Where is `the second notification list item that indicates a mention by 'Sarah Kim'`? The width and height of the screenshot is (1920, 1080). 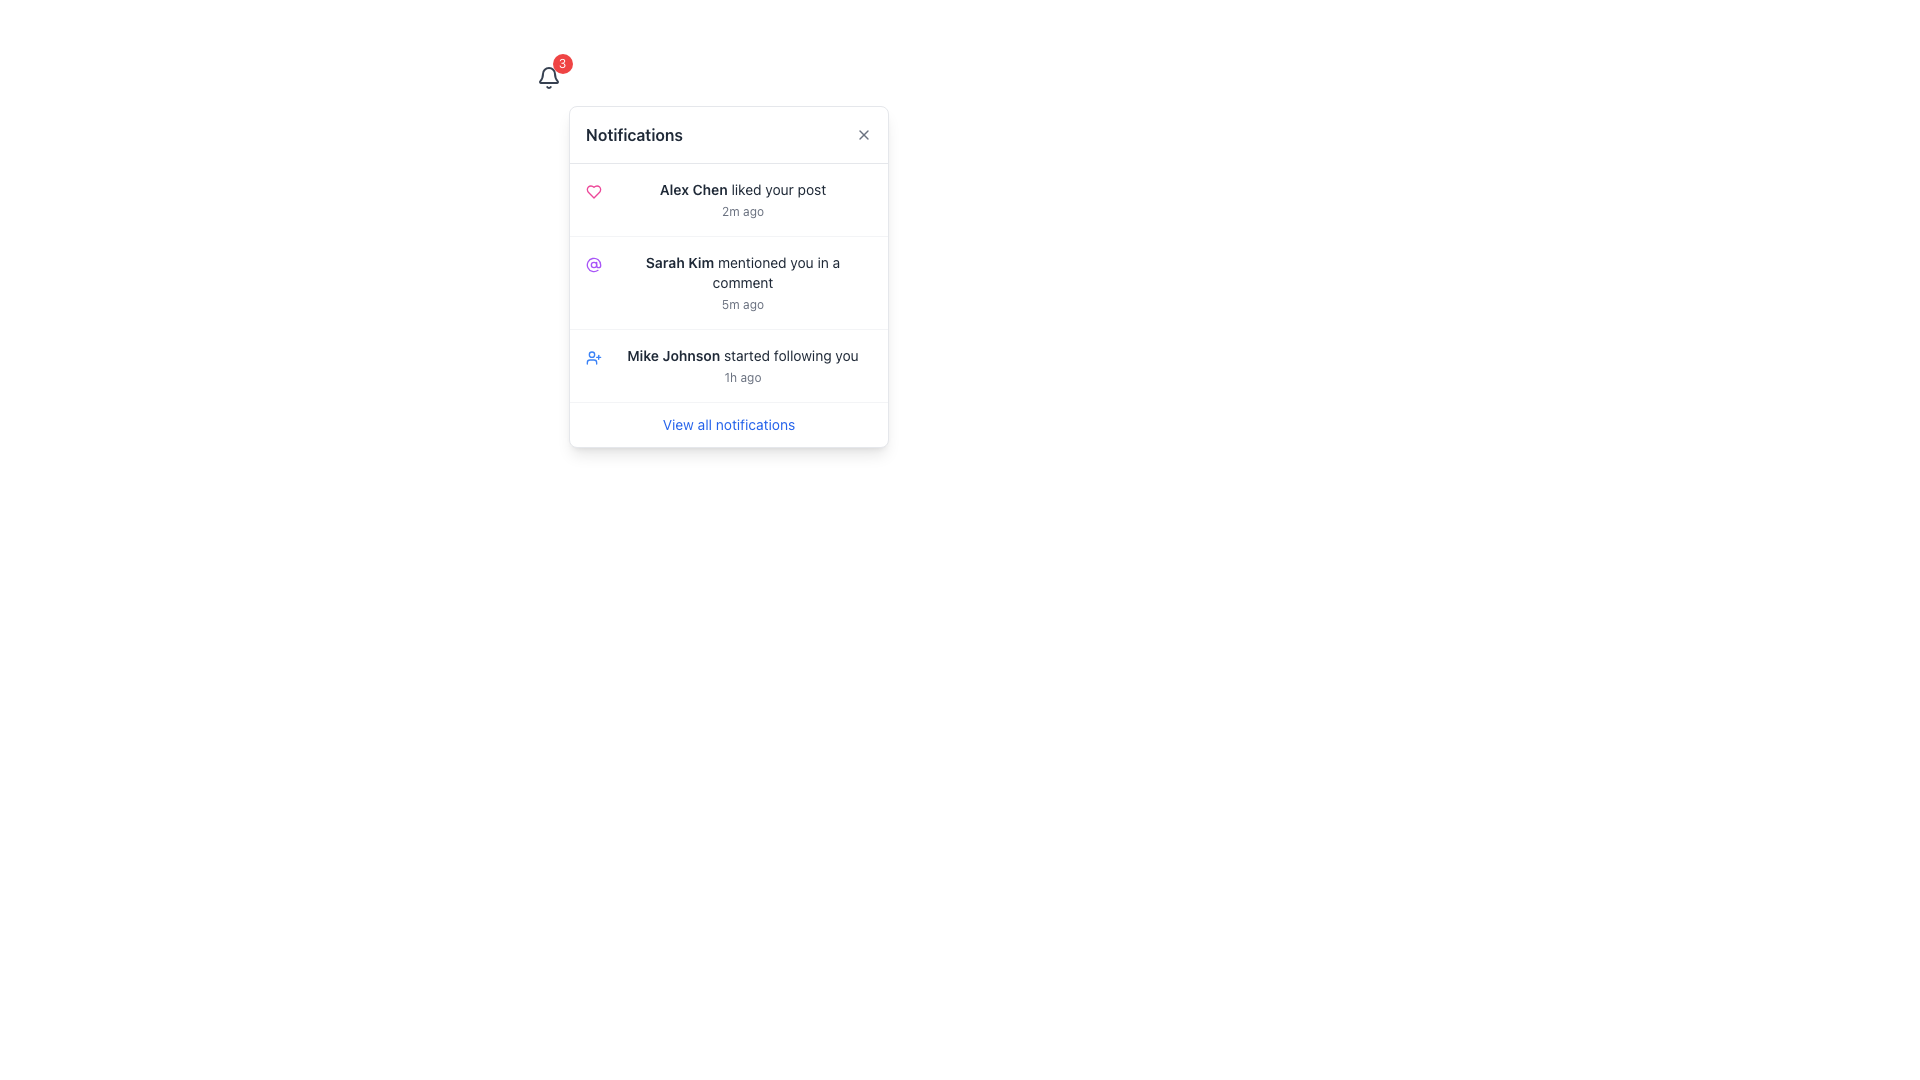
the second notification list item that indicates a mention by 'Sarah Kim' is located at coordinates (728, 282).